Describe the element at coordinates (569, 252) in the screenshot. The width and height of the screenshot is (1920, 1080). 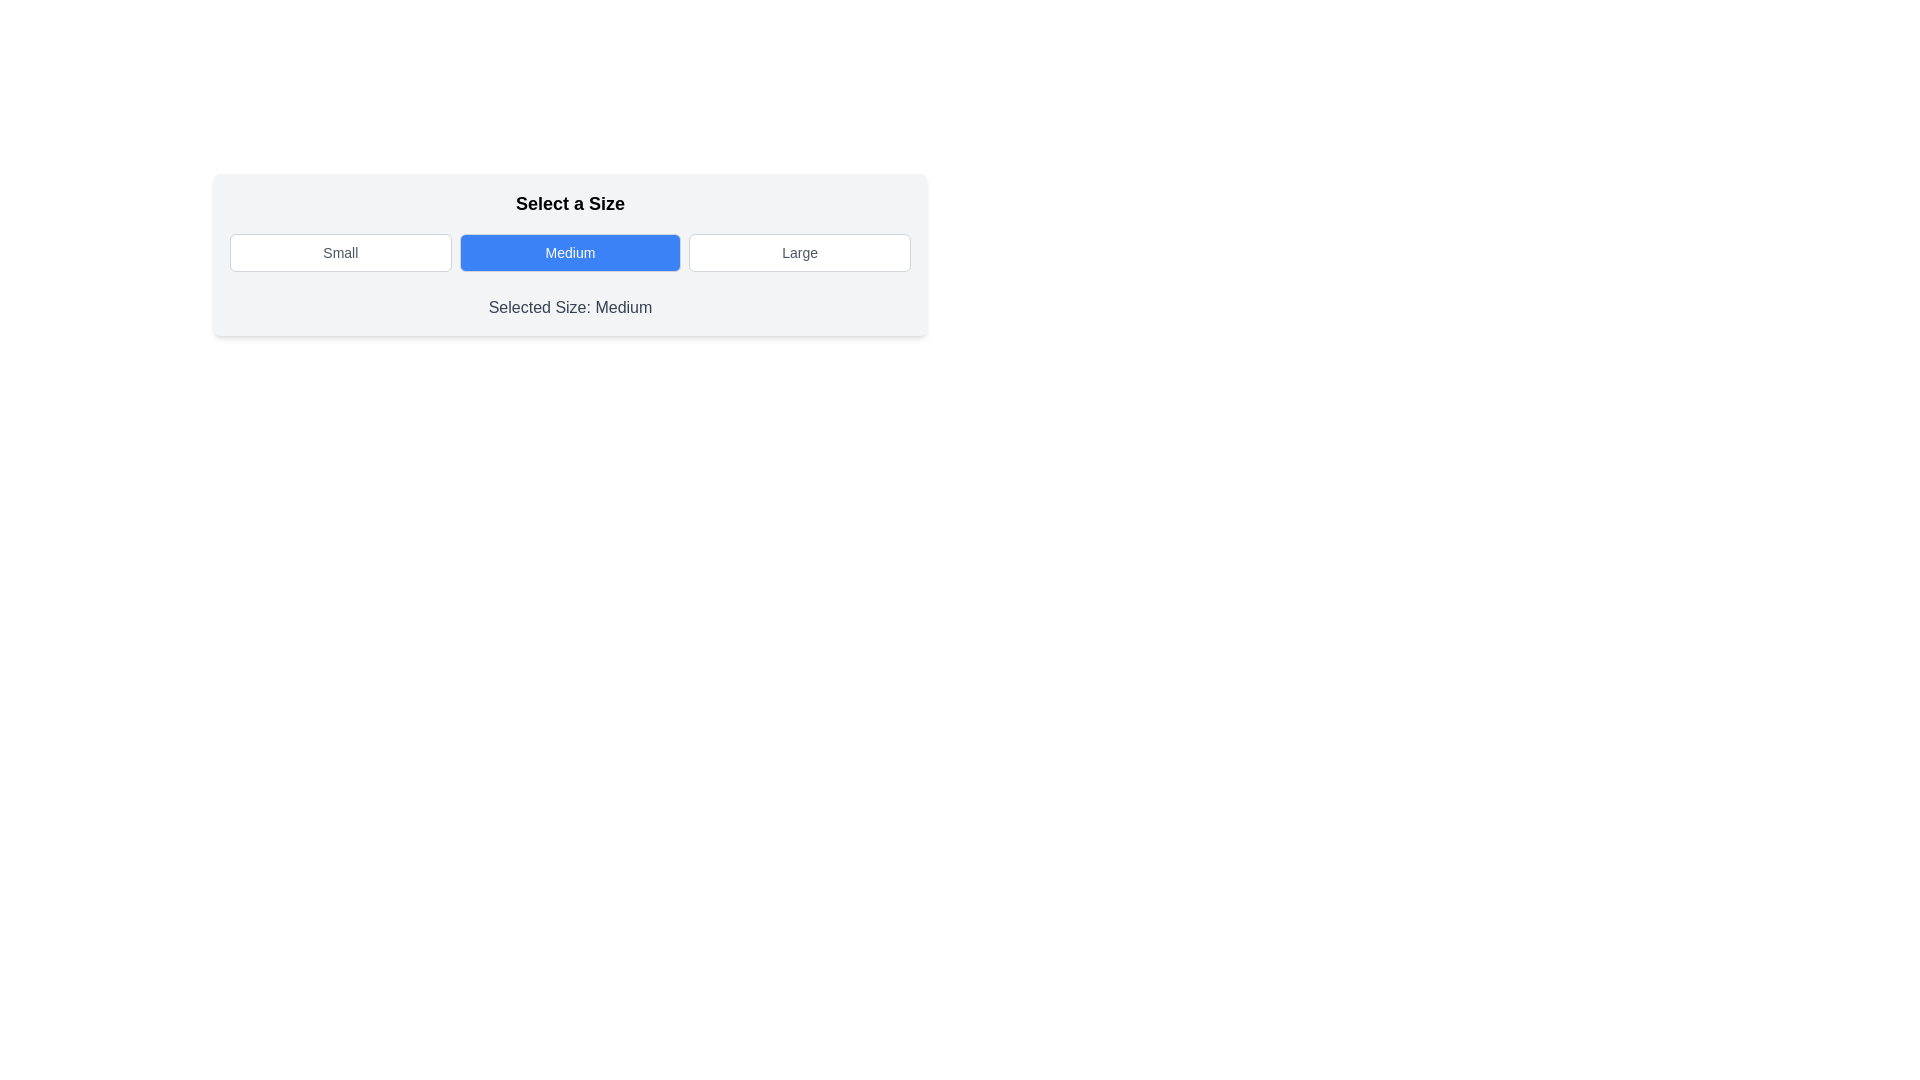
I see `the 'Medium' size option button` at that location.